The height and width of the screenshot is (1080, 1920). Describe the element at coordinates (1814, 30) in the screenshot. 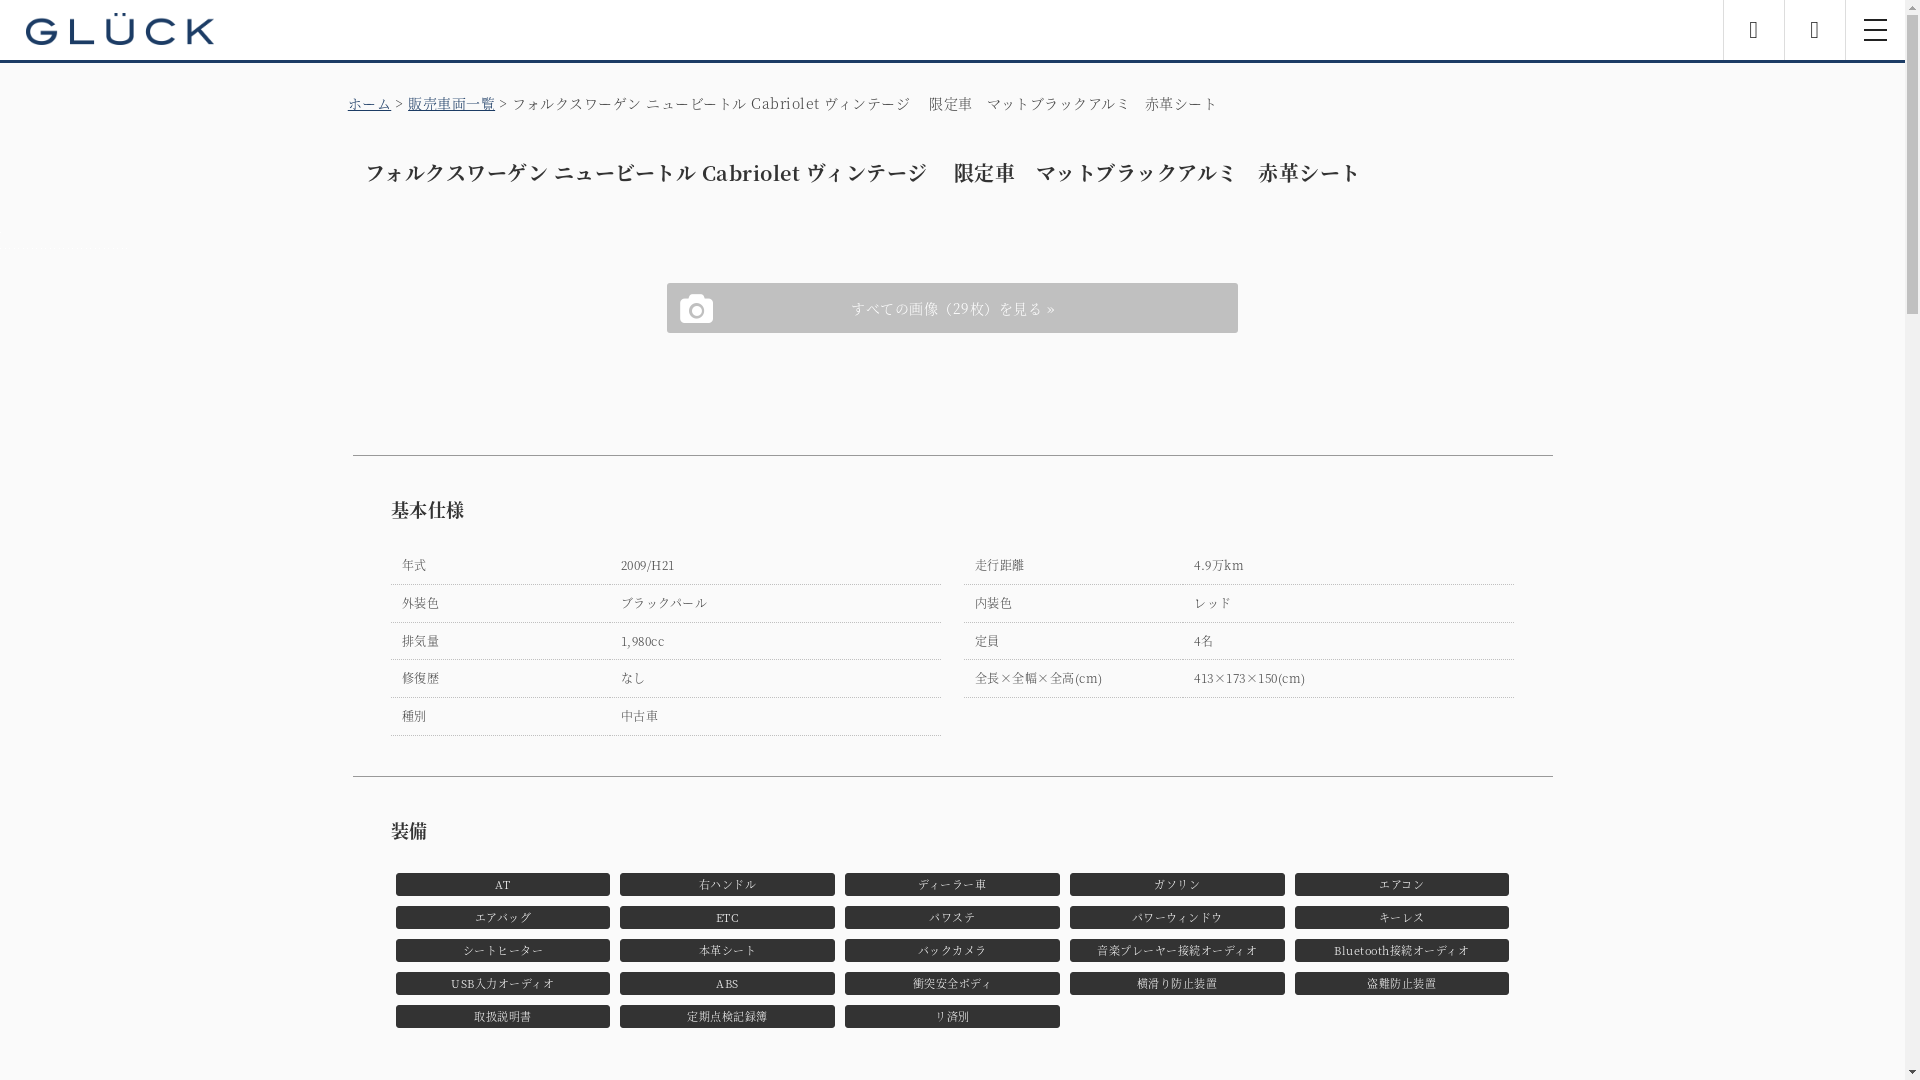

I see `'Instagram'` at that location.